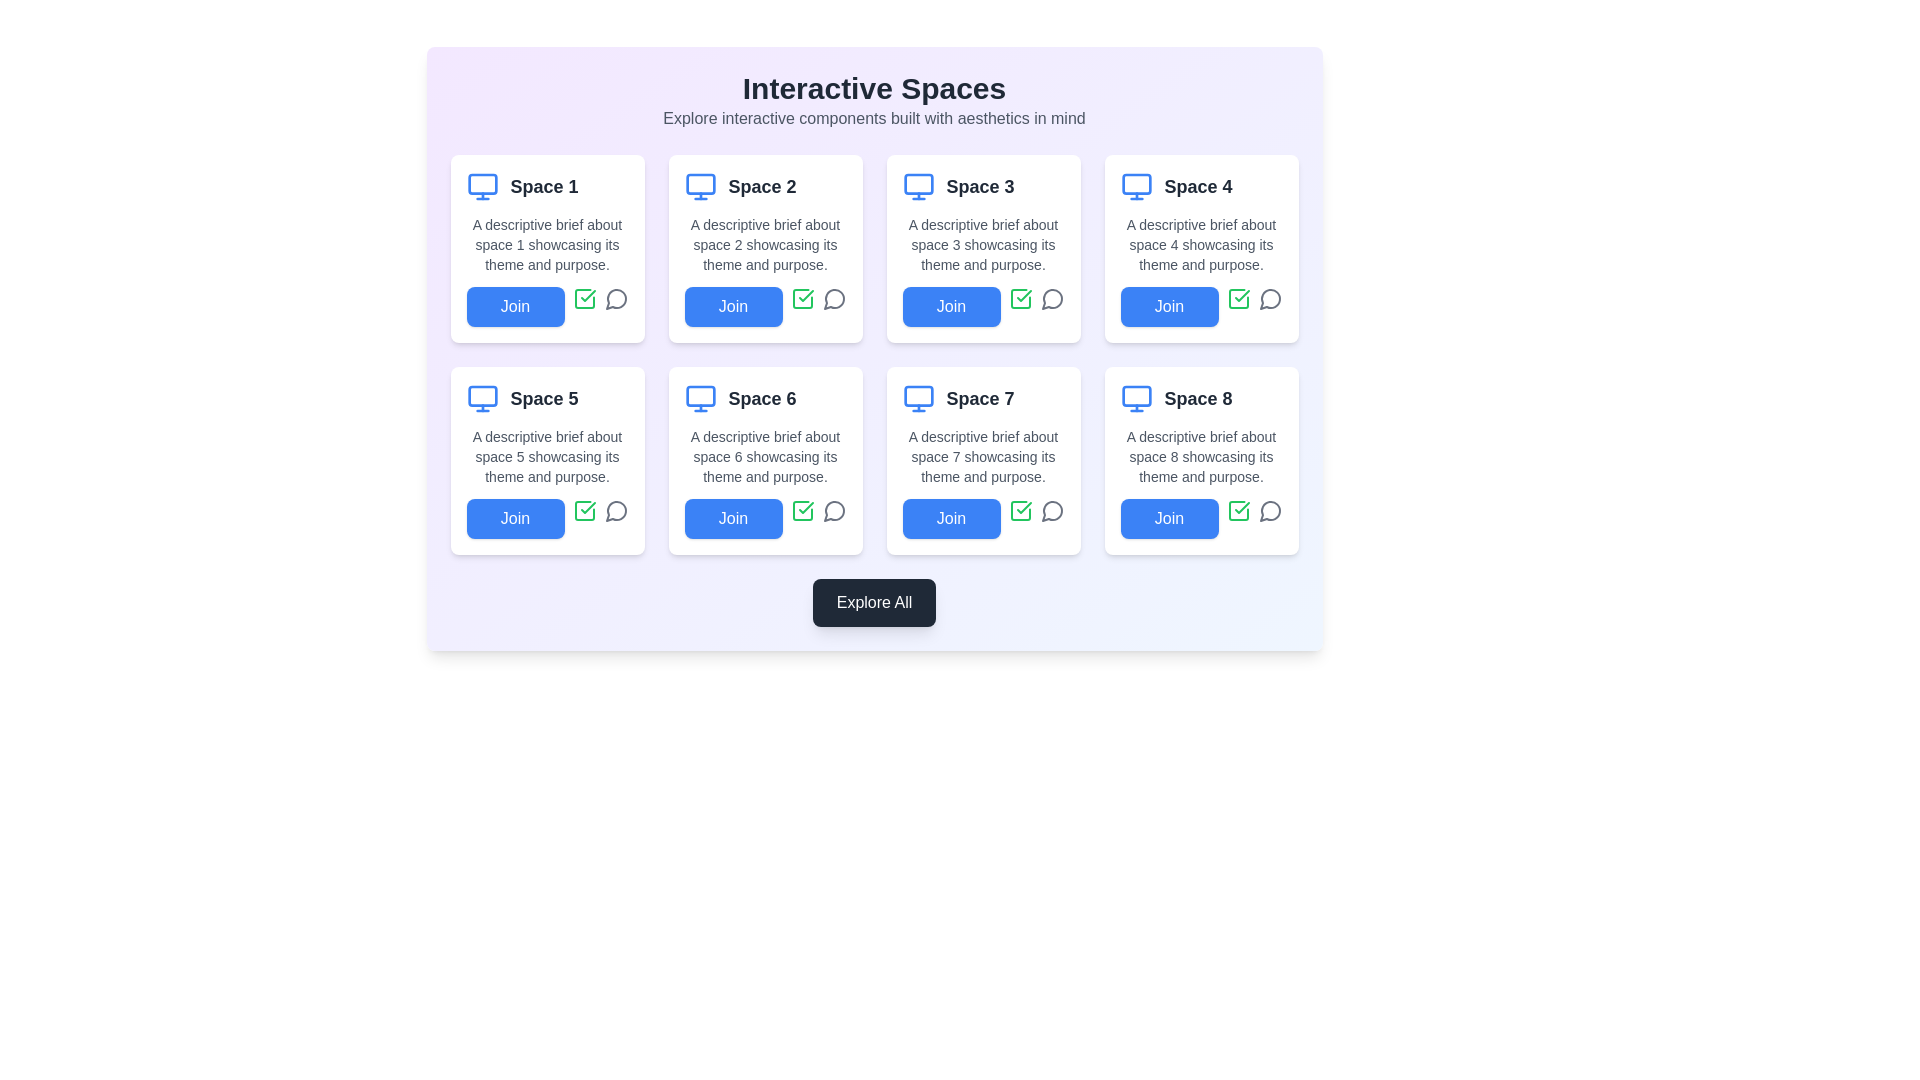  What do you see at coordinates (1241, 296) in the screenshot?
I see `the visual indicator icon on the card titled 'Space 4', located in the second card of the second row, which marks the item as selected or verified` at bounding box center [1241, 296].